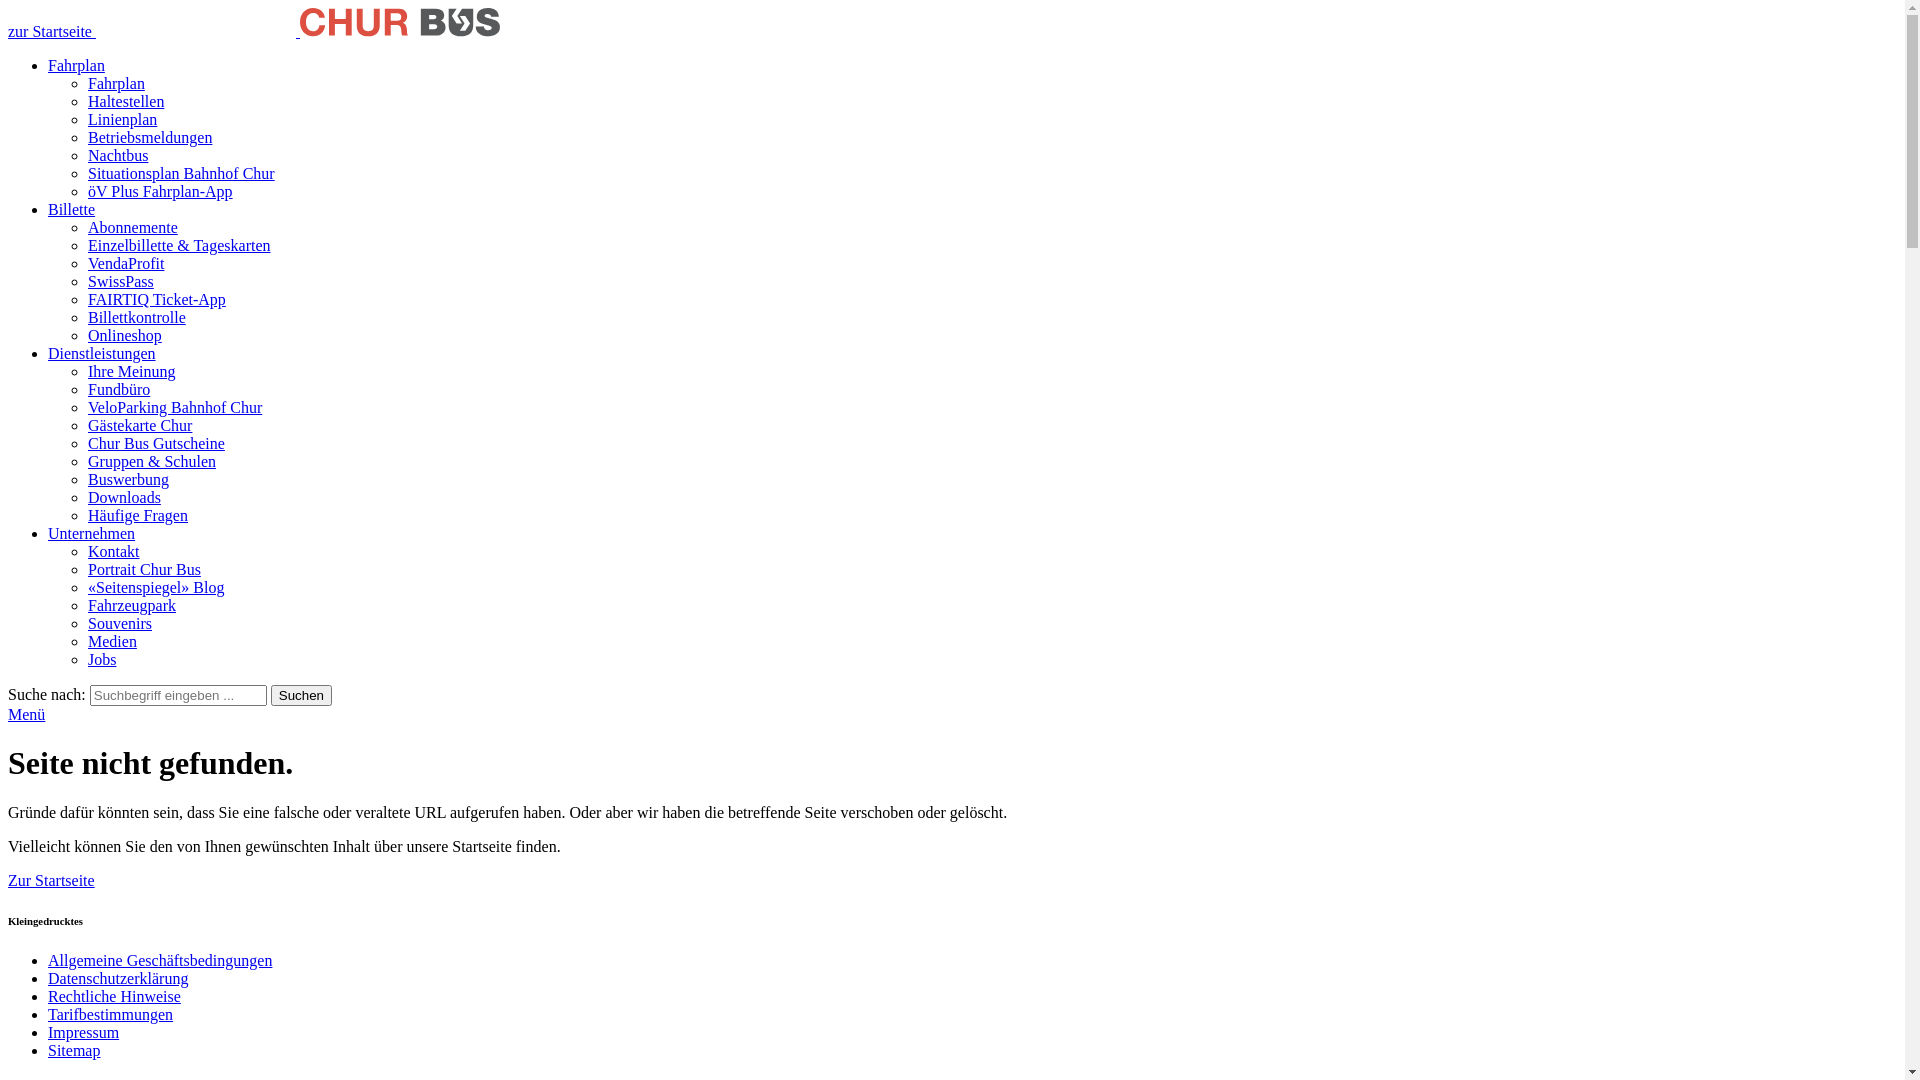 This screenshot has width=1920, height=1080. Describe the element at coordinates (100, 659) in the screenshot. I see `'Jobs'` at that location.